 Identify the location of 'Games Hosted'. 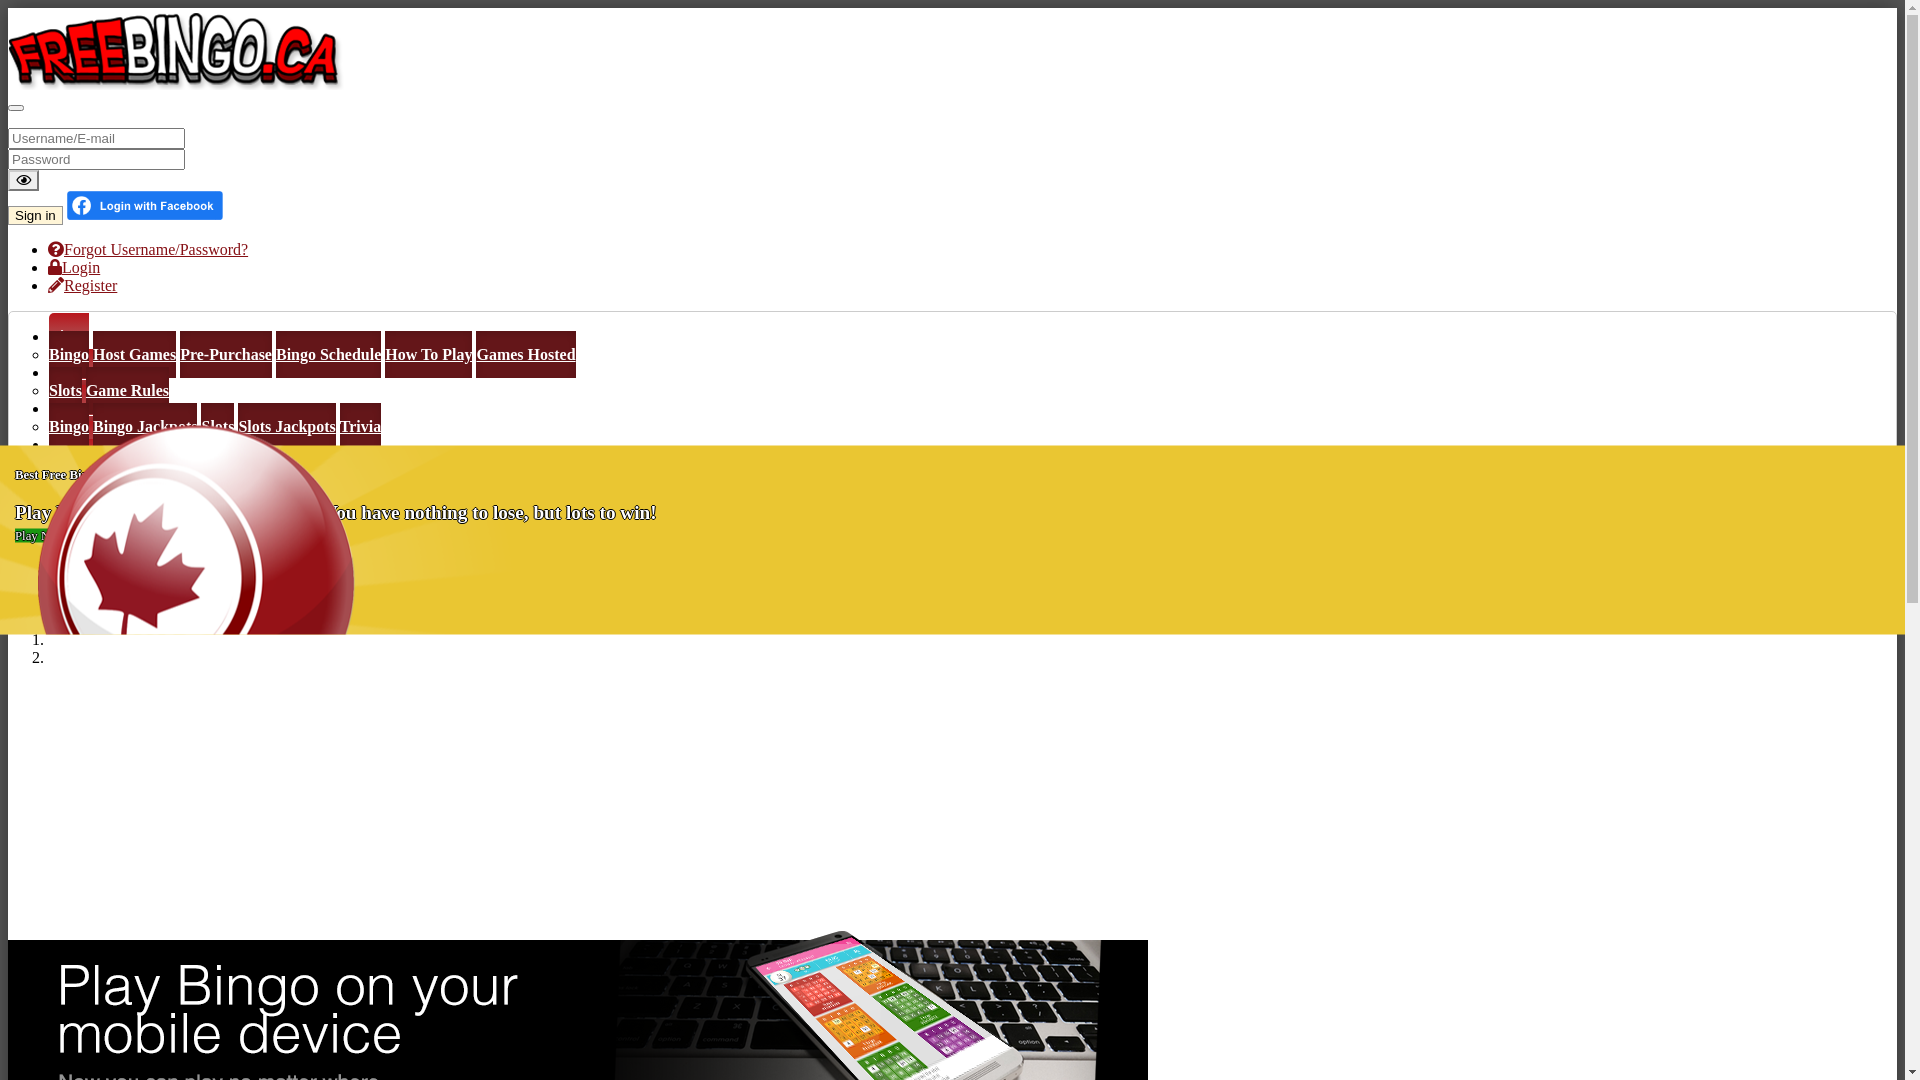
(525, 353).